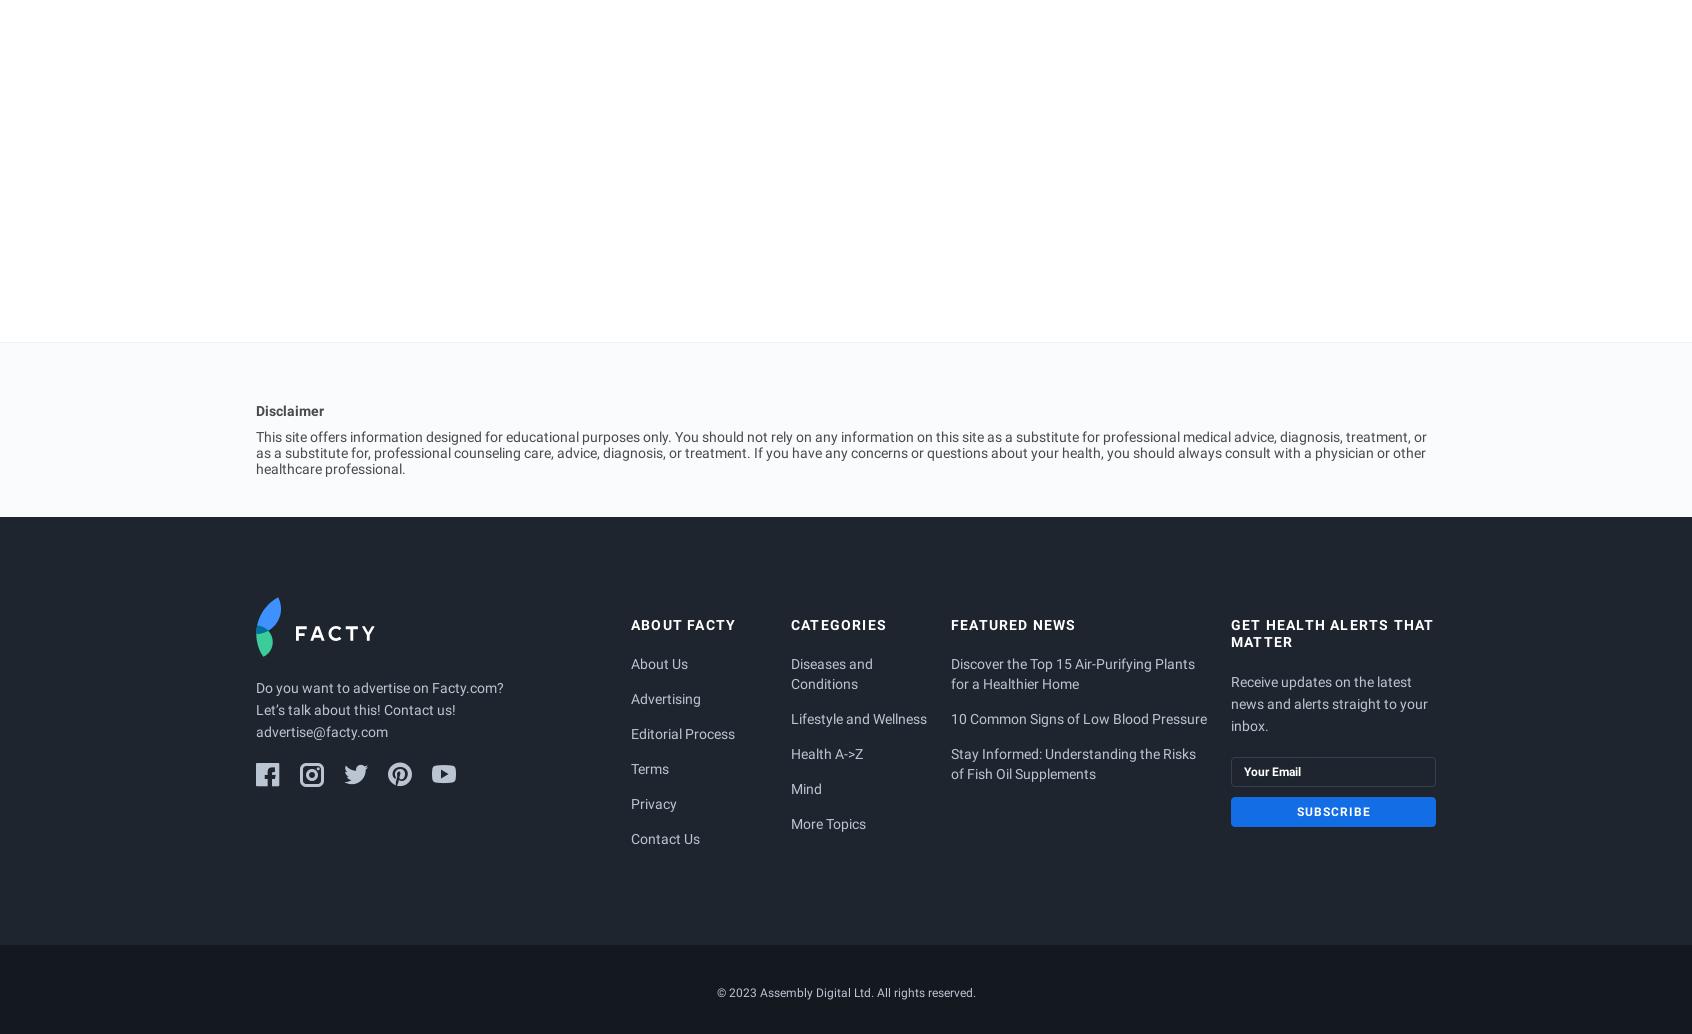  Describe the element at coordinates (740, 991) in the screenshot. I see `'2023'` at that location.